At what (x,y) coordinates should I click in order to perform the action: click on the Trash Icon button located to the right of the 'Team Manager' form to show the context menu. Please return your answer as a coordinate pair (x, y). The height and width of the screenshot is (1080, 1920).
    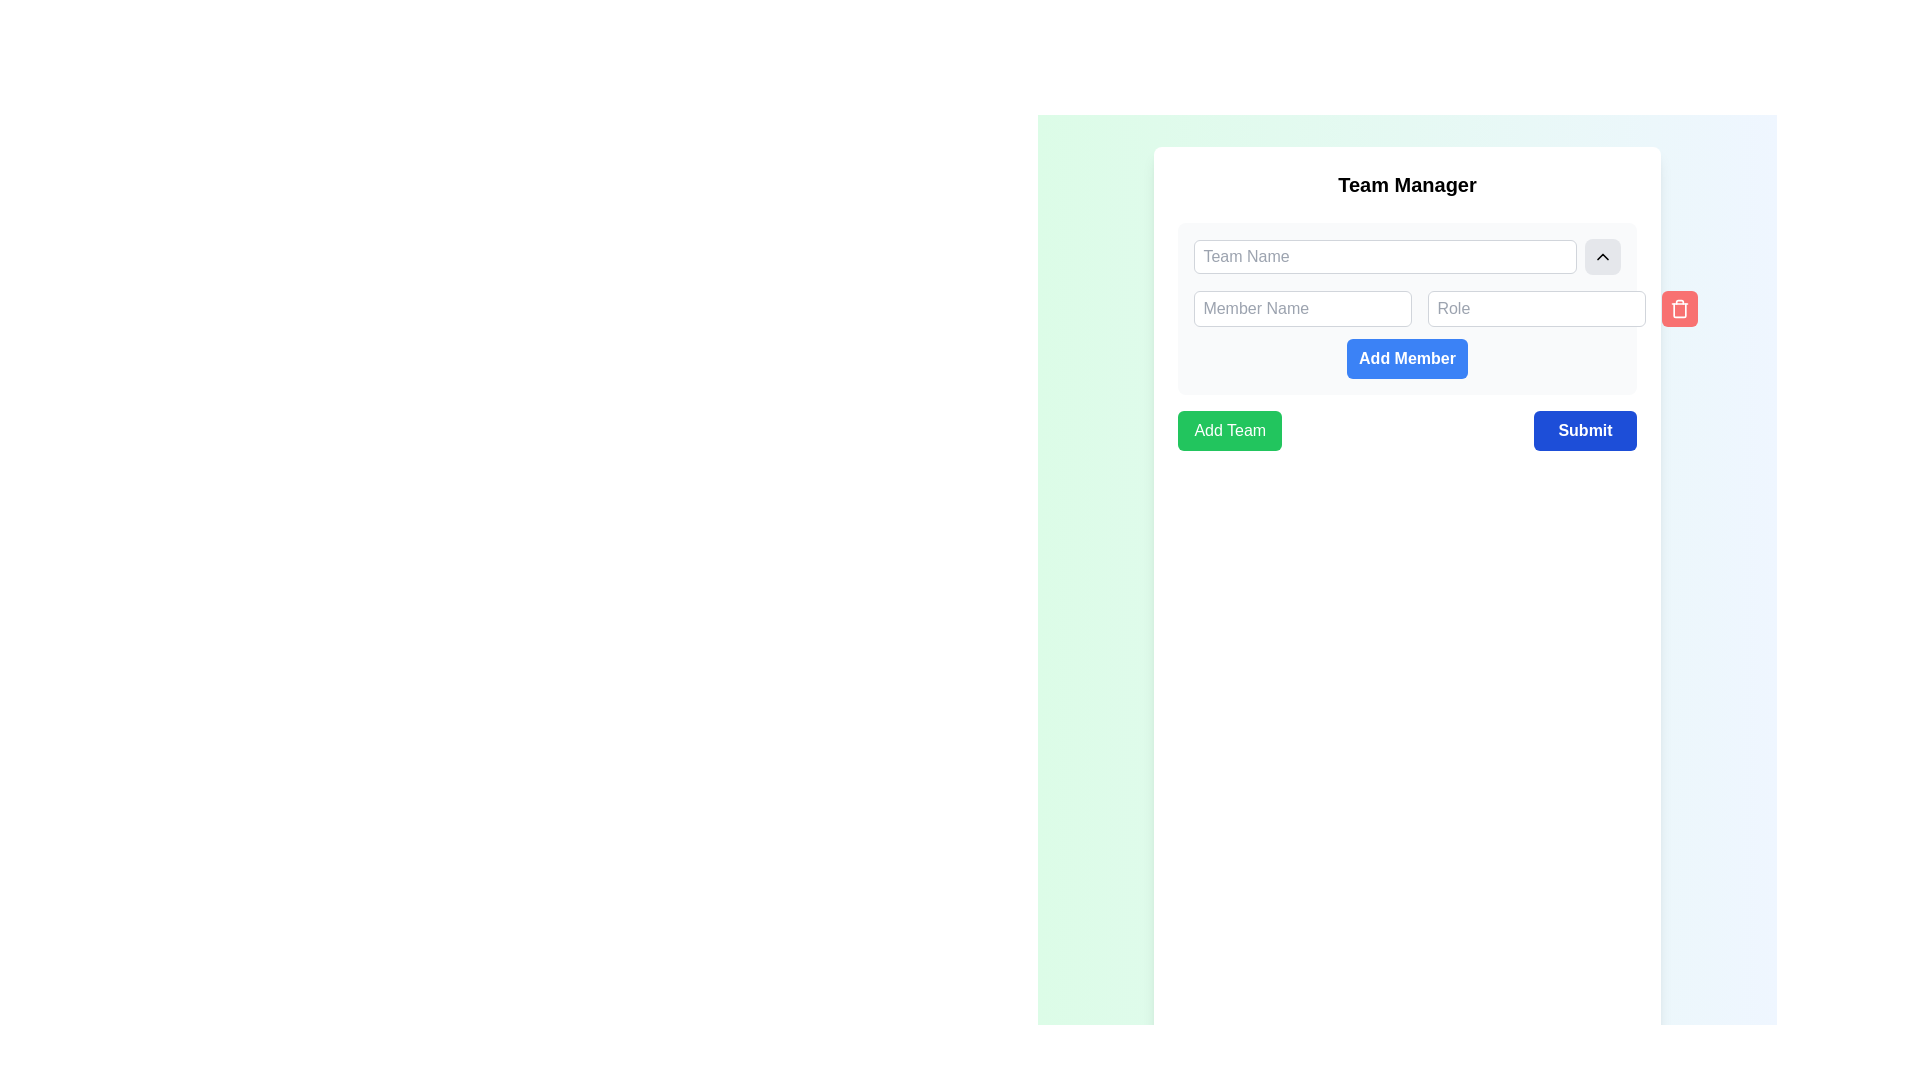
    Looking at the image, I should click on (1680, 308).